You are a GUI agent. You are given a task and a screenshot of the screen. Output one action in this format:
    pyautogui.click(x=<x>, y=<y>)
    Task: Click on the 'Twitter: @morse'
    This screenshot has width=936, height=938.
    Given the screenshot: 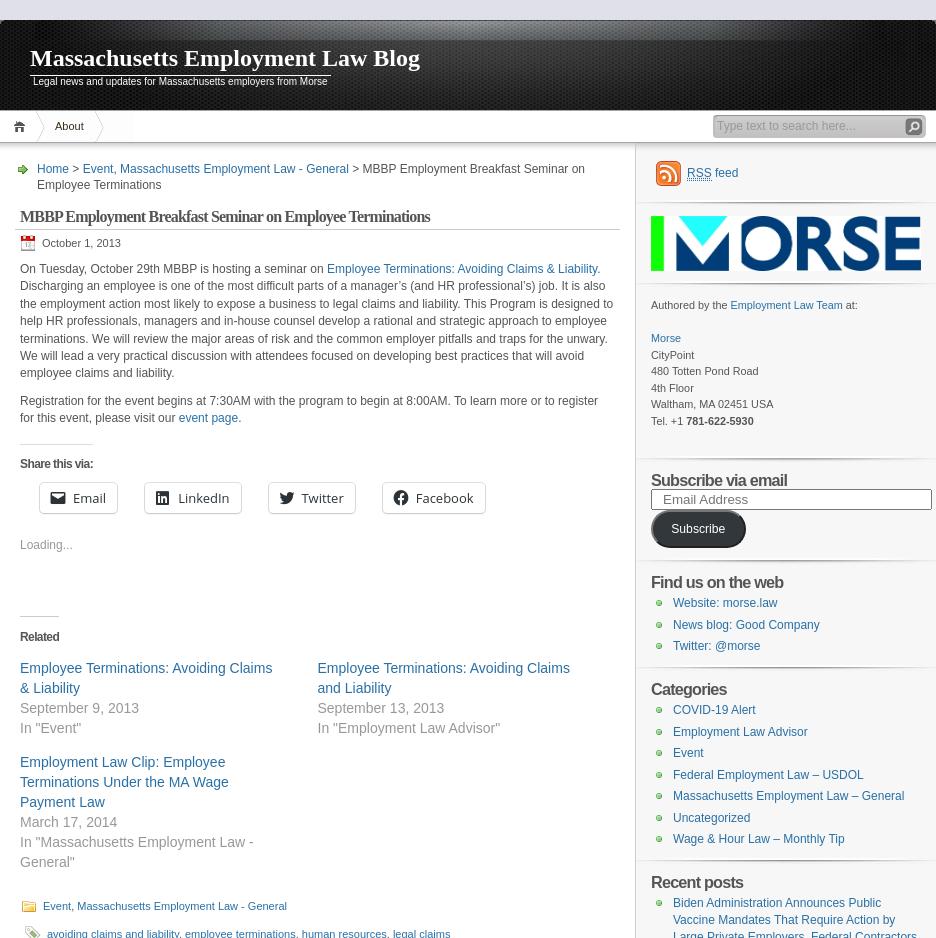 What is the action you would take?
    pyautogui.click(x=715, y=645)
    